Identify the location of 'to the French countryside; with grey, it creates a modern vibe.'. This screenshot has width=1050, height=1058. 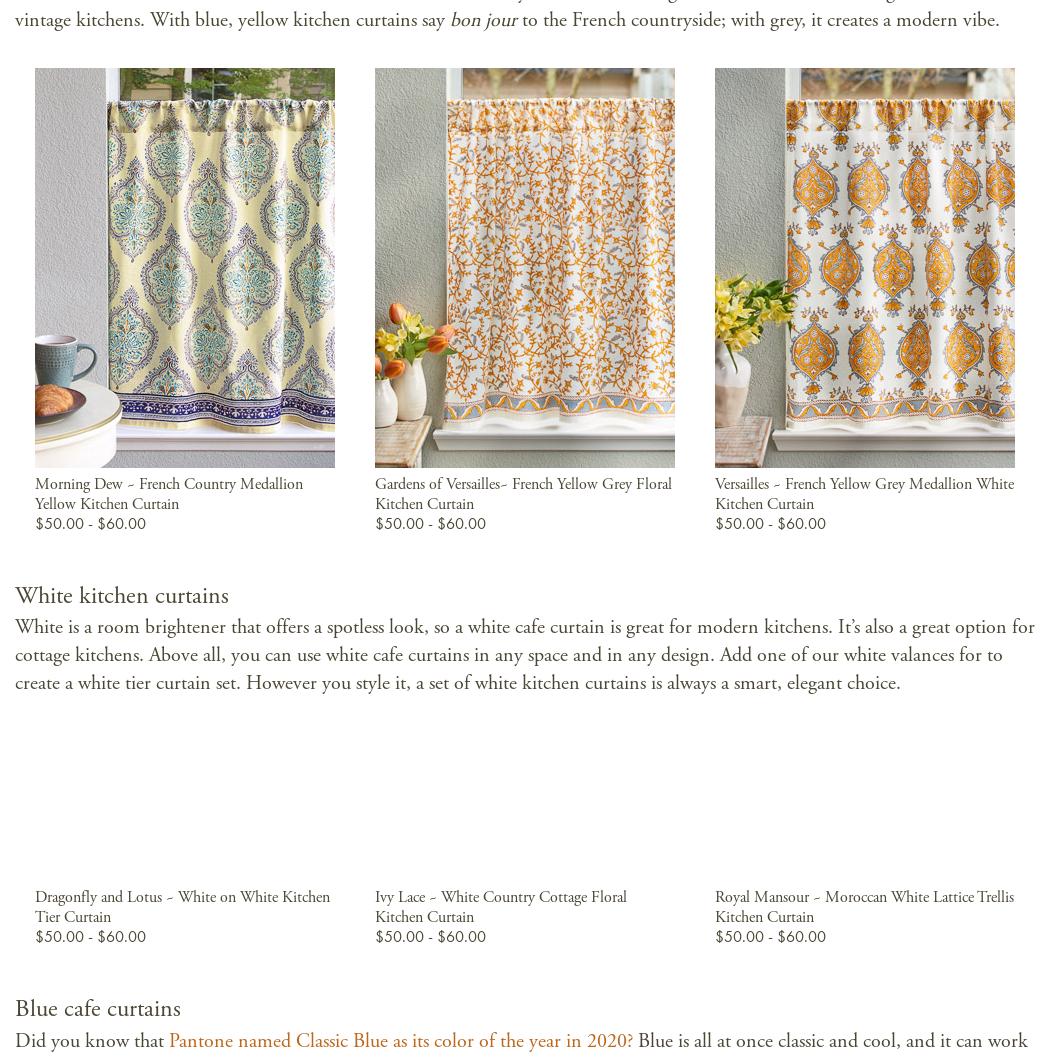
(761, 19).